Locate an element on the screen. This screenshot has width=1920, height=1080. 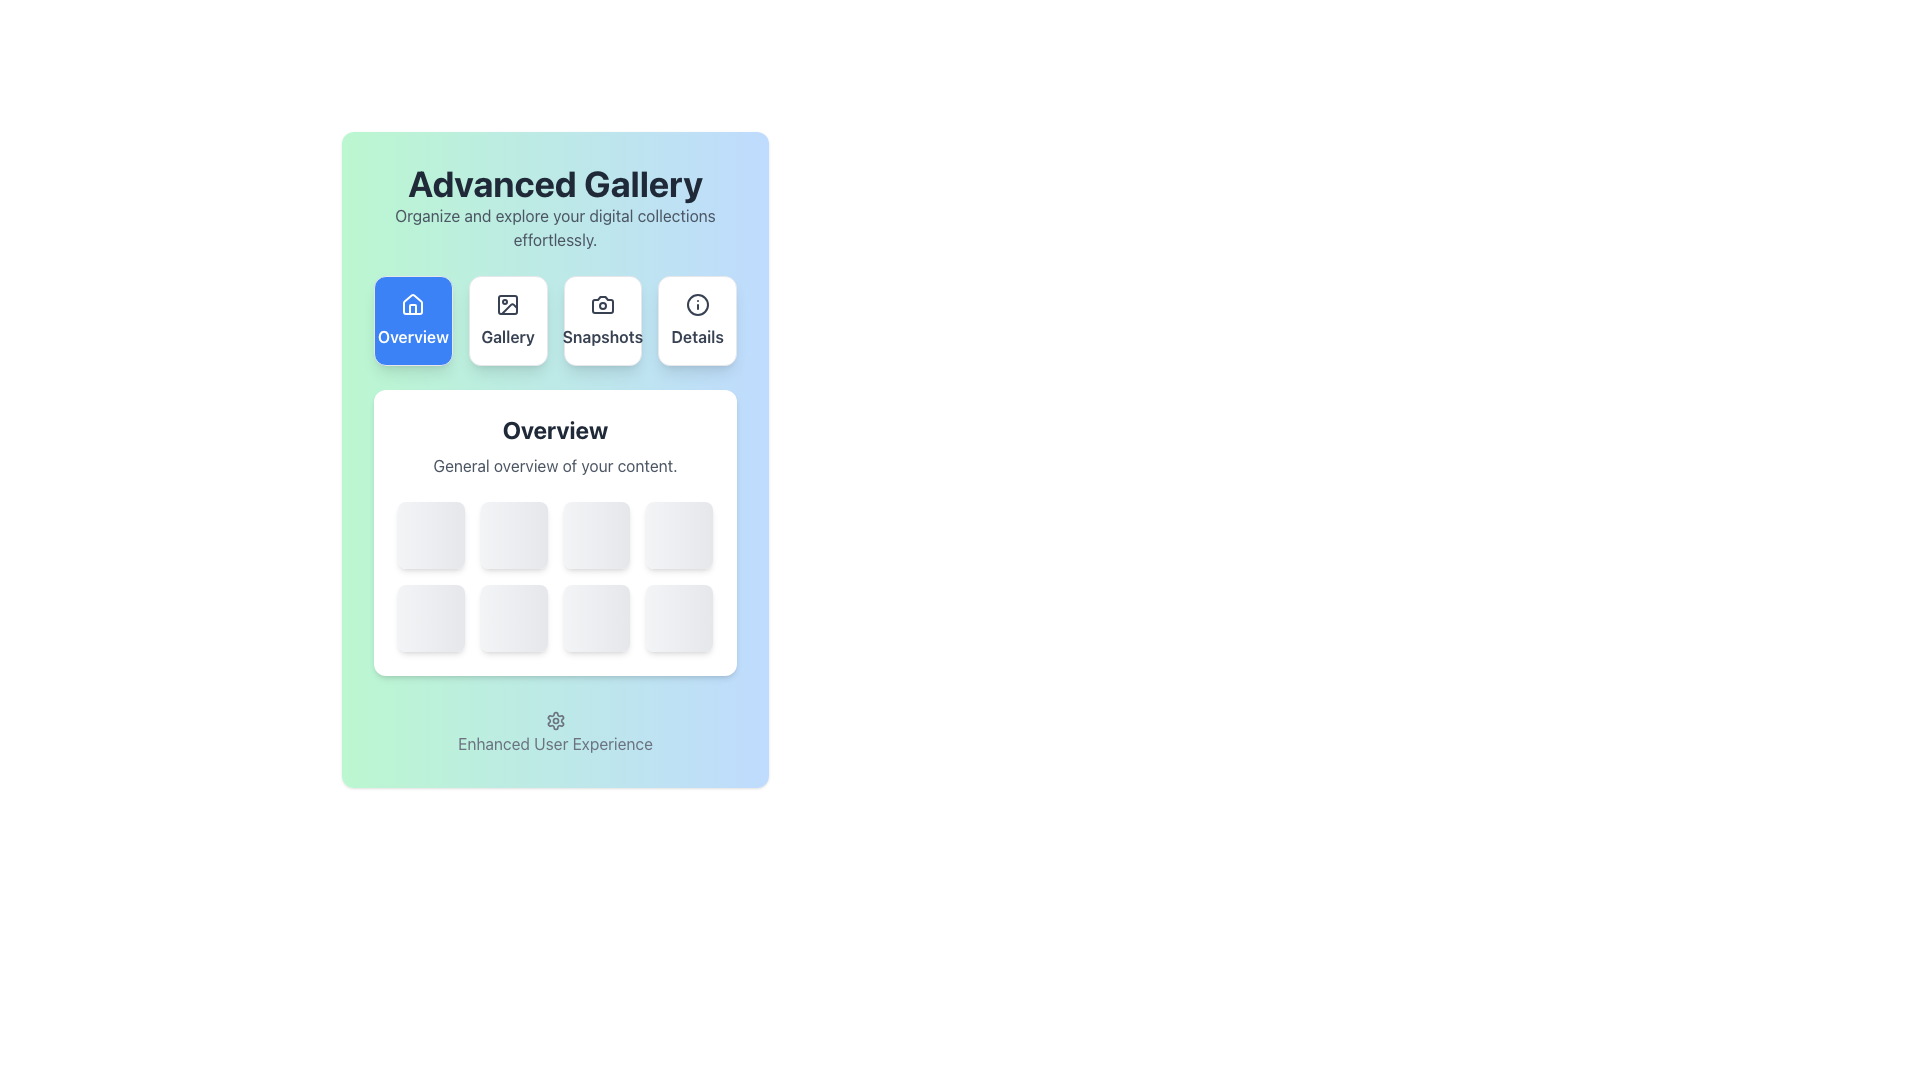
the 'Snapshots' button, which is a rectangular button with rounded corners, white color with blue highlights on hover, featuring a camera icon at the top and the text 'Snapshots' below it, located in the third column of buttons in the center of the user interface is located at coordinates (601, 319).